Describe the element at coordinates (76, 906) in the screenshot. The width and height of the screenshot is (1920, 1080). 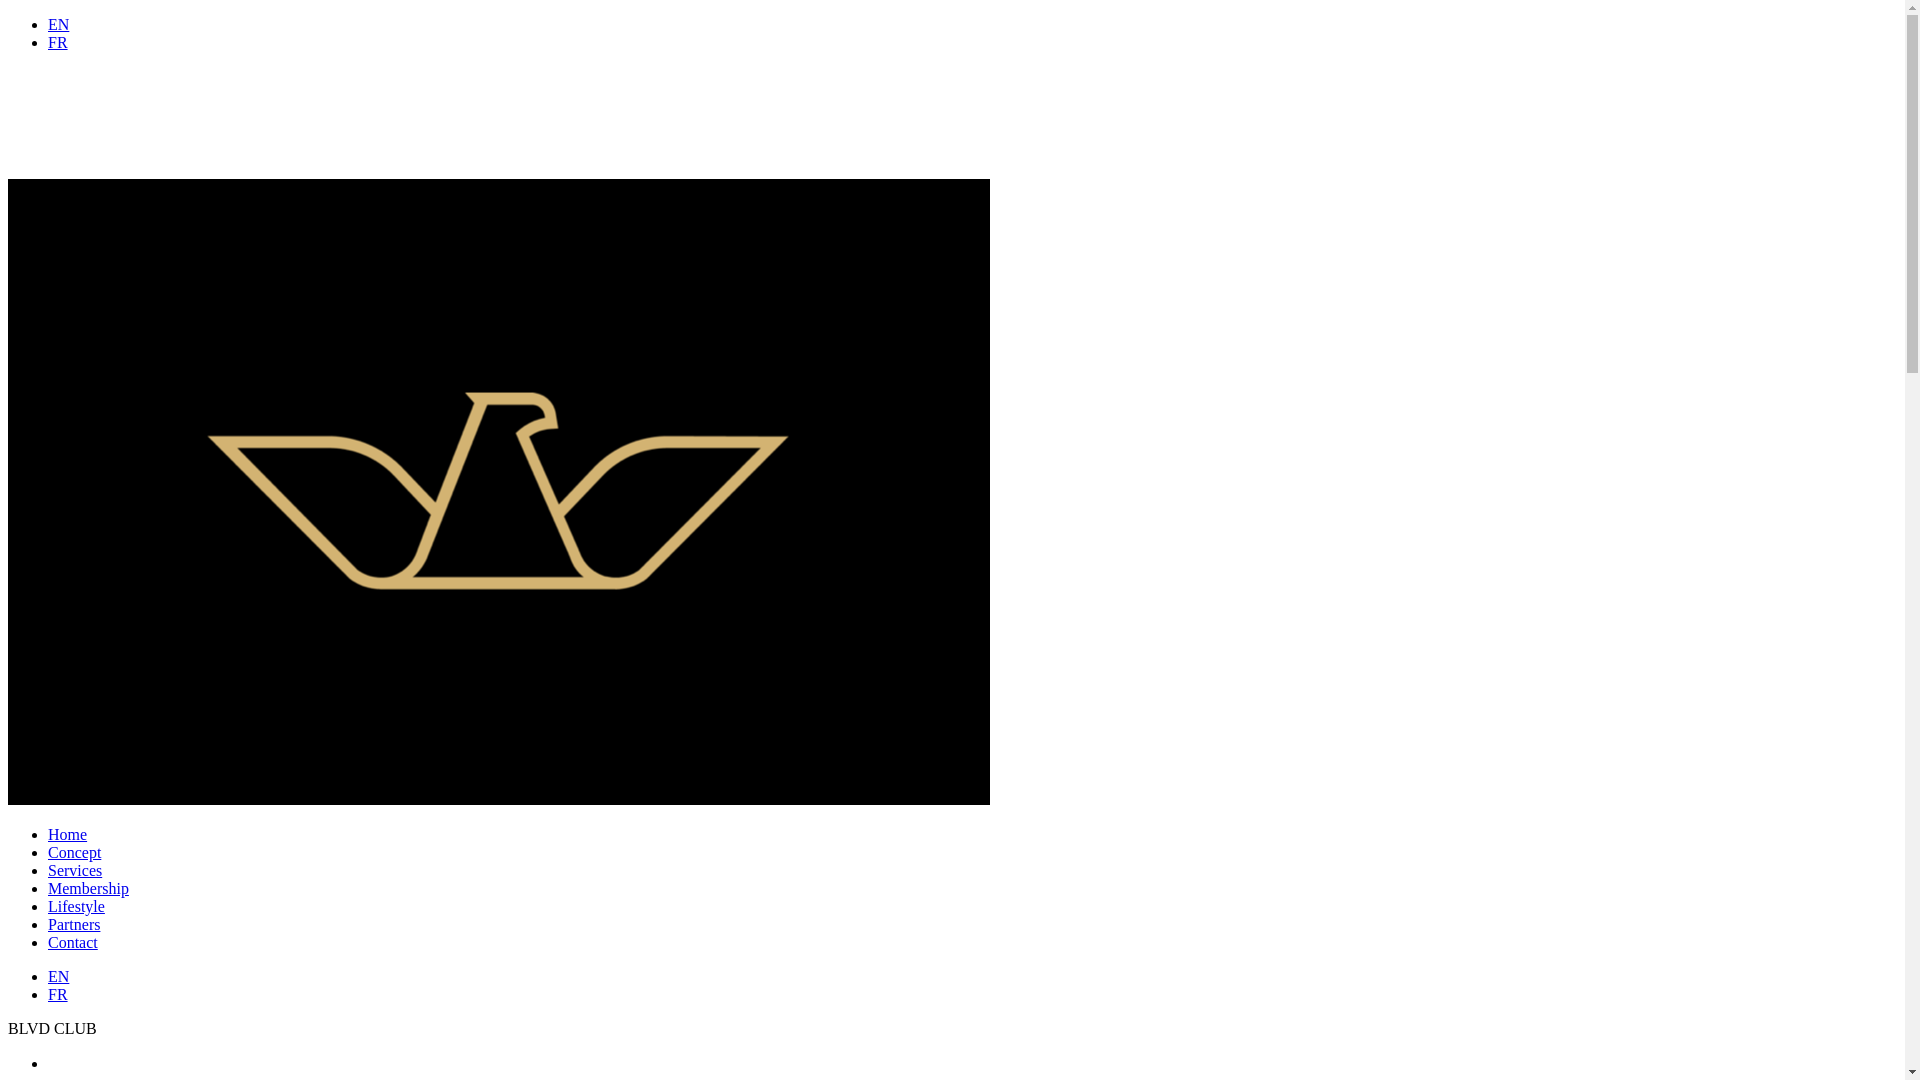
I see `'Lifestyle'` at that location.